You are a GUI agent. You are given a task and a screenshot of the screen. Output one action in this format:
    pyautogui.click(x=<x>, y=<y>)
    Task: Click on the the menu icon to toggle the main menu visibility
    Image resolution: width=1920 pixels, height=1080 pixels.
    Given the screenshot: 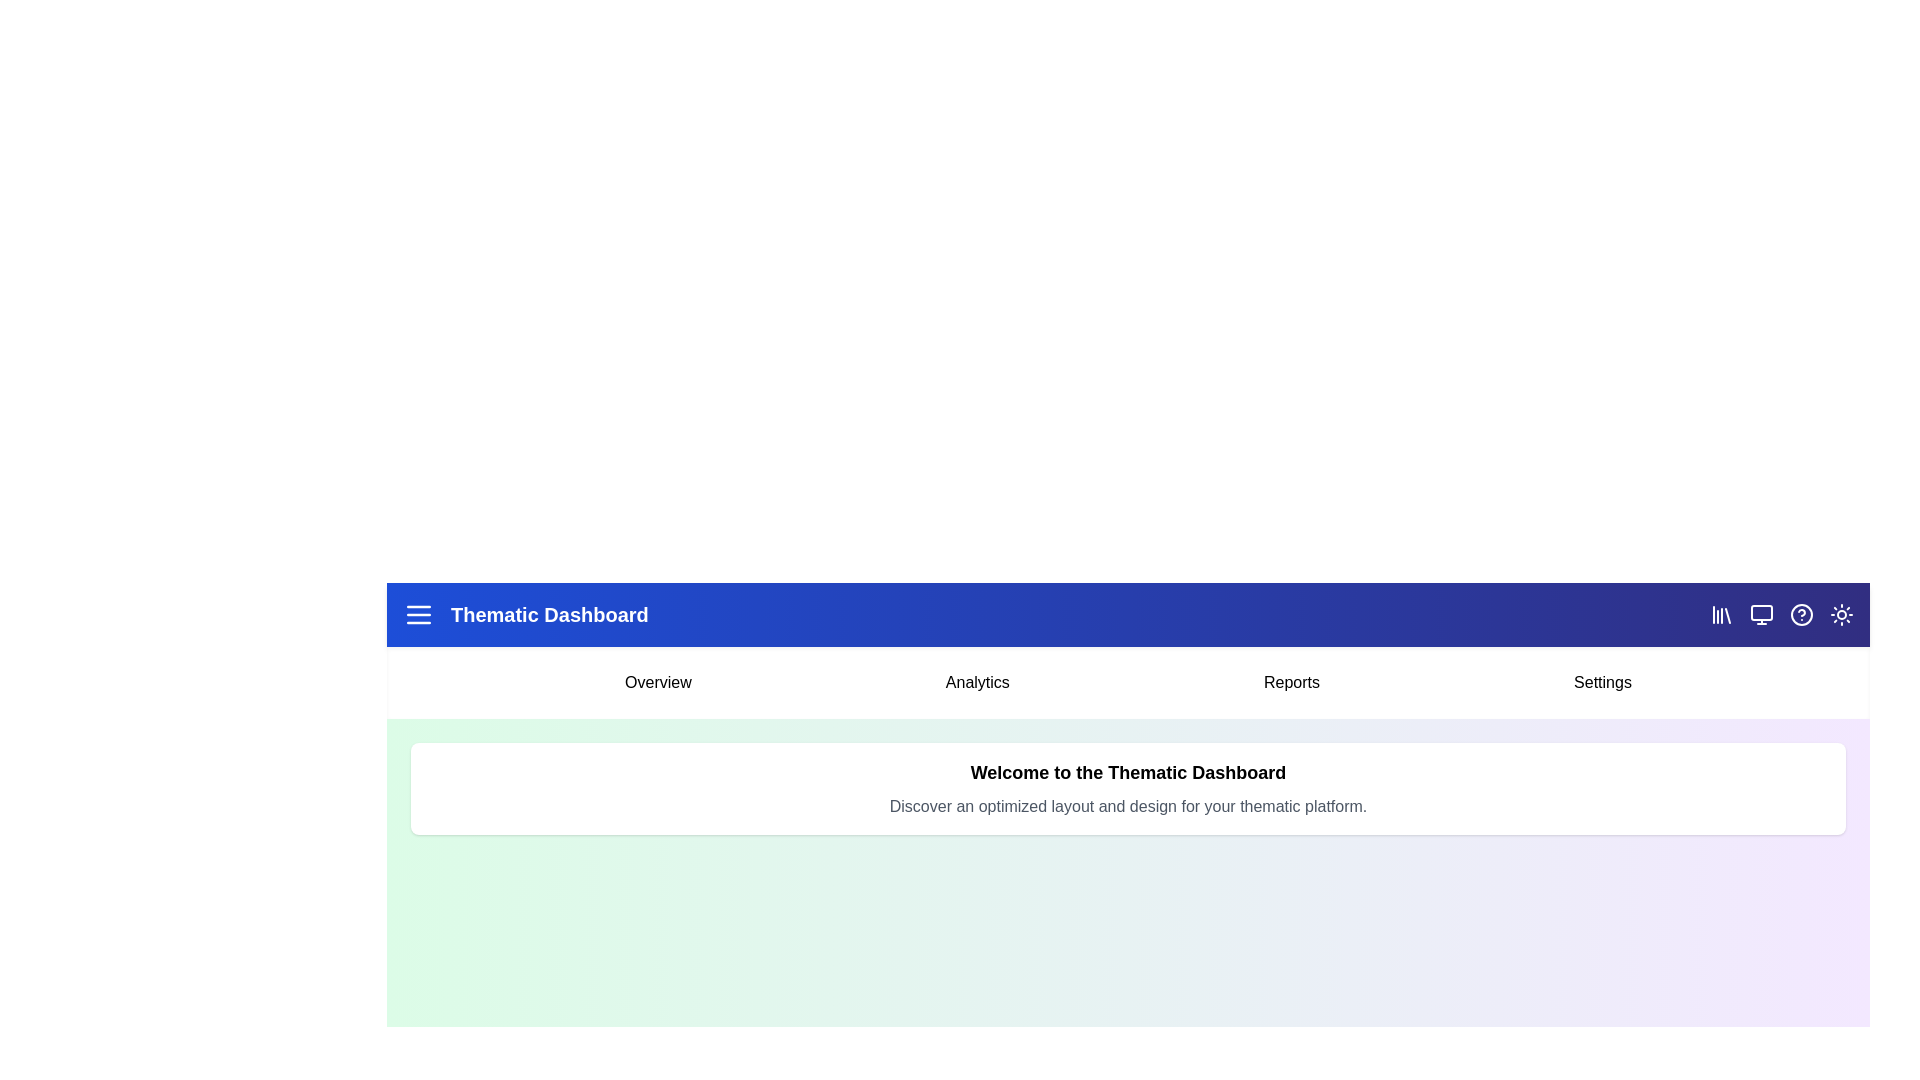 What is the action you would take?
    pyautogui.click(x=417, y=613)
    